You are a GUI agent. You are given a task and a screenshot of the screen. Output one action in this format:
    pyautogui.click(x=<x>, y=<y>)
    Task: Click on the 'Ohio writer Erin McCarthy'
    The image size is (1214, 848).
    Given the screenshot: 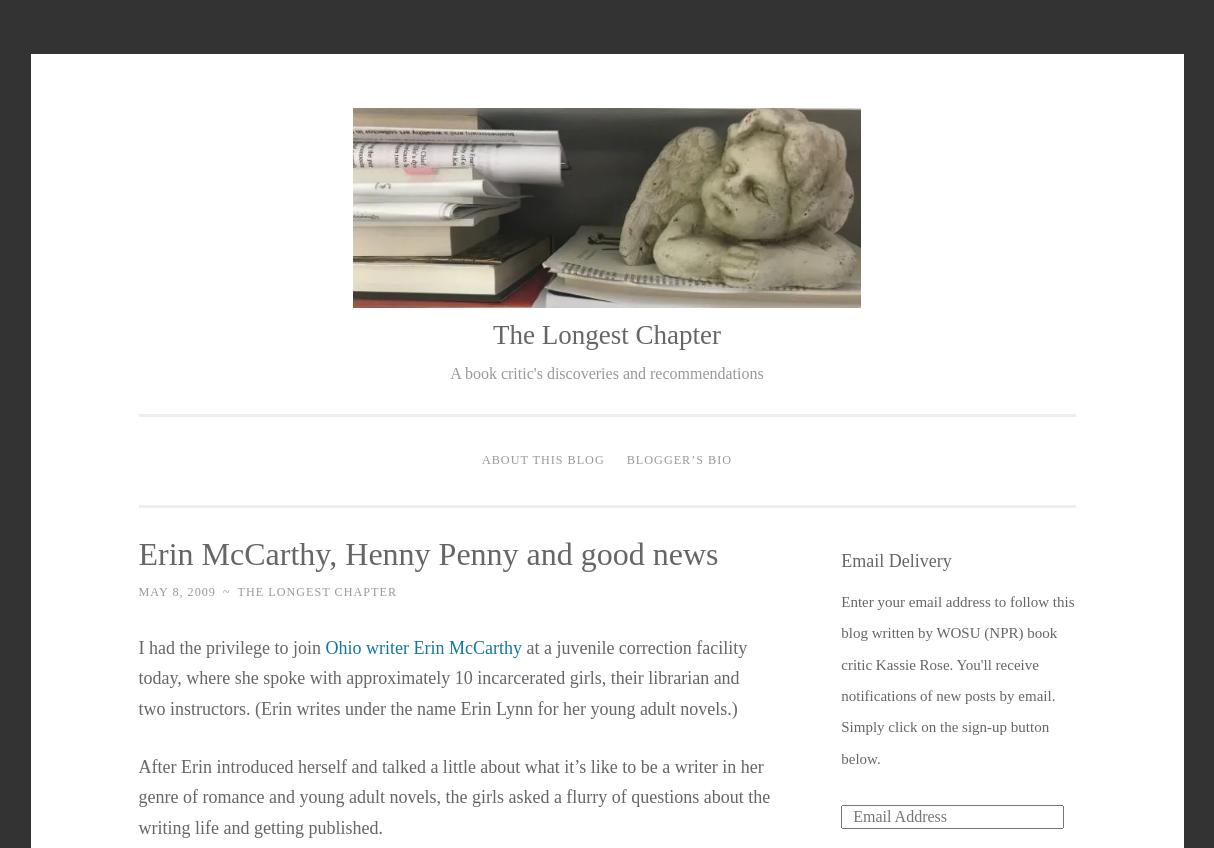 What is the action you would take?
    pyautogui.click(x=421, y=646)
    